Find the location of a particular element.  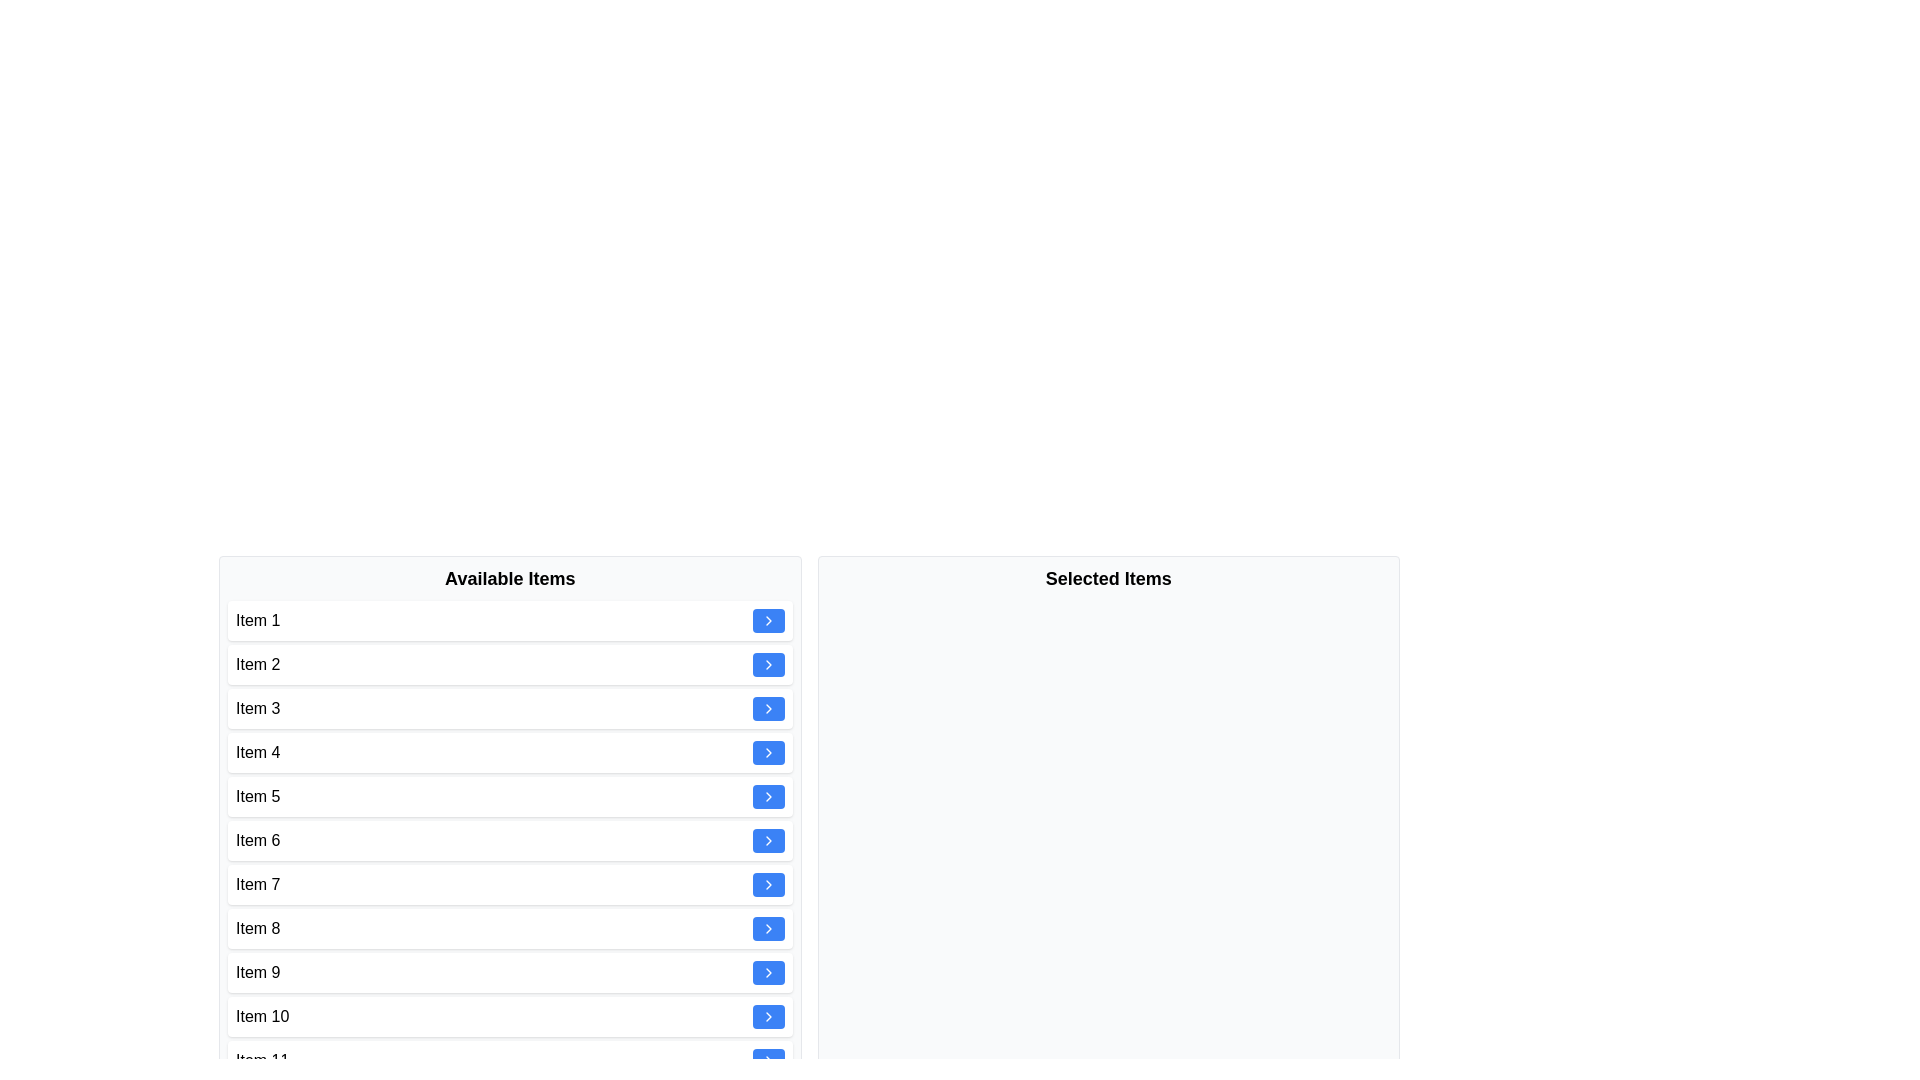

the rightward-pointing chevron icon inside the blue button at the end of the row labeled 'Item 9' in the 'Available Items' section is located at coordinates (767, 971).